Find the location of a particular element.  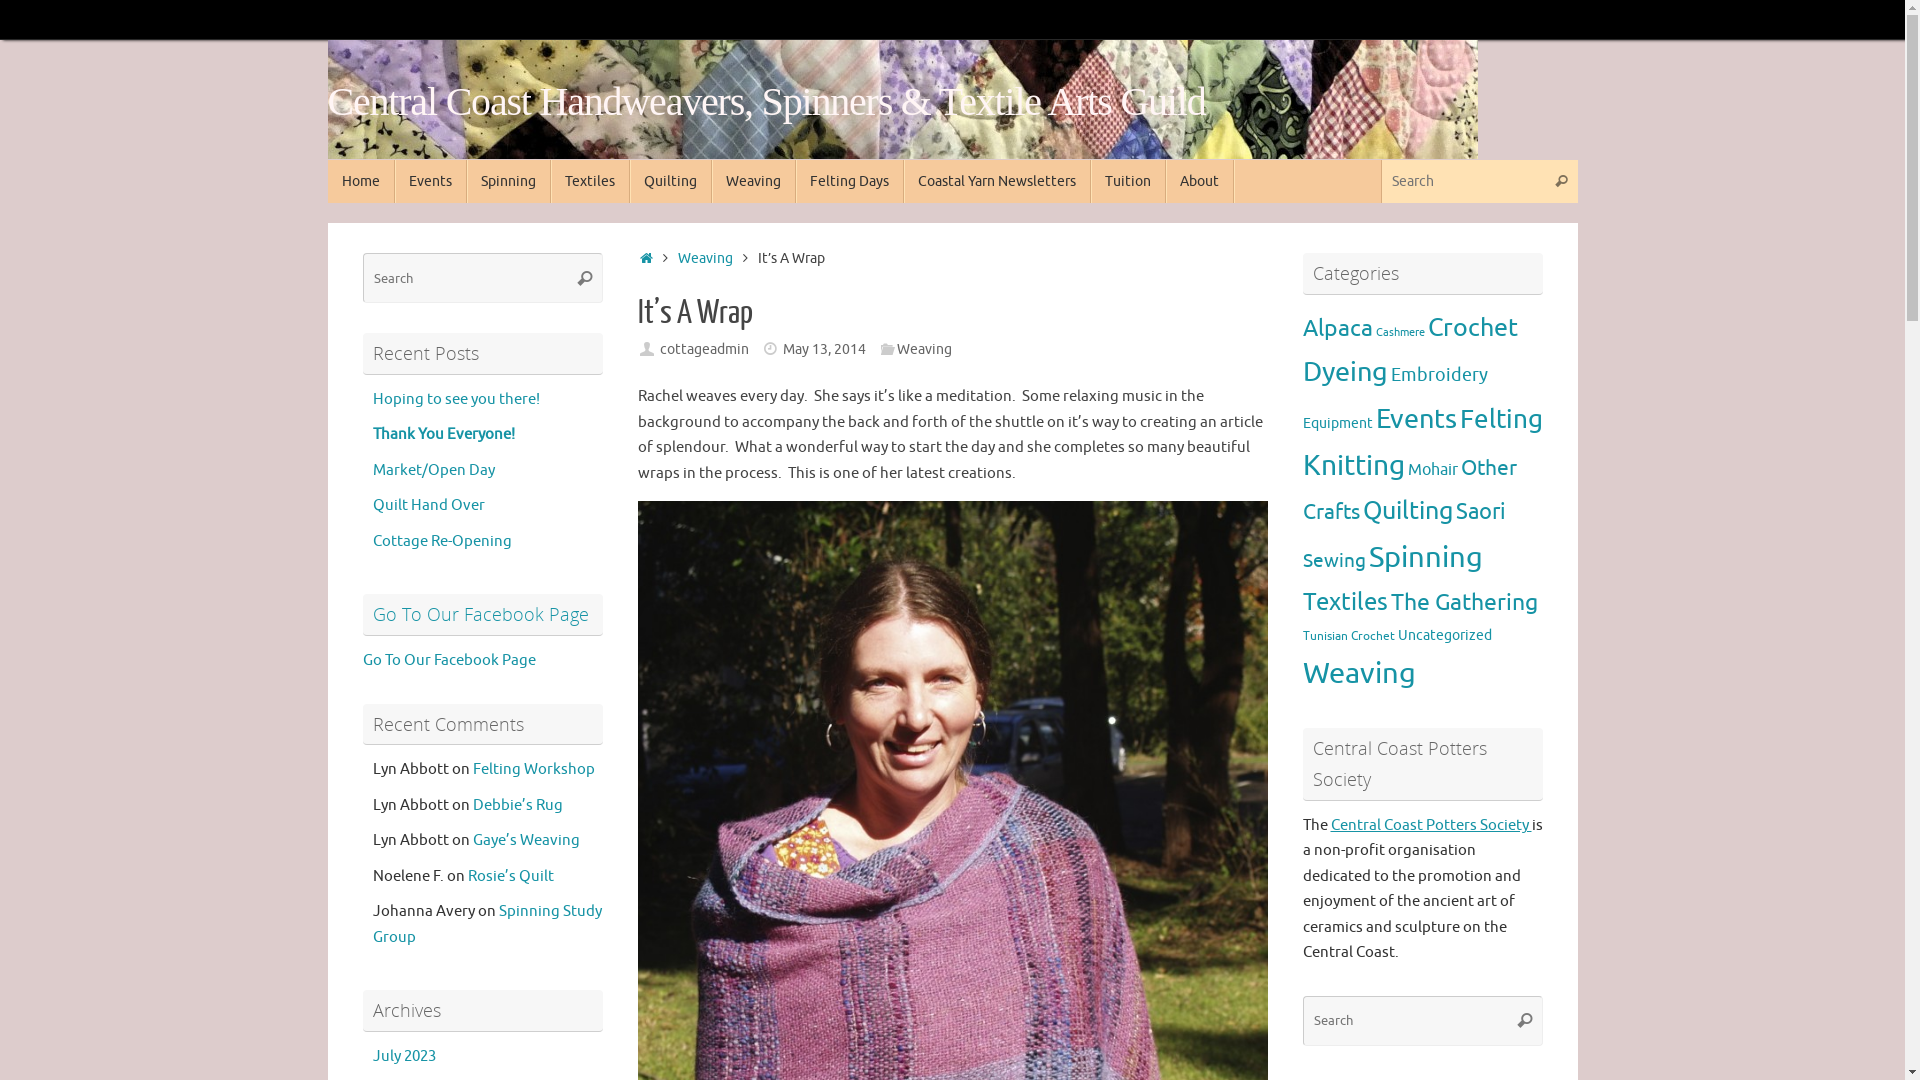

'Dyeing' is located at coordinates (1301, 371).